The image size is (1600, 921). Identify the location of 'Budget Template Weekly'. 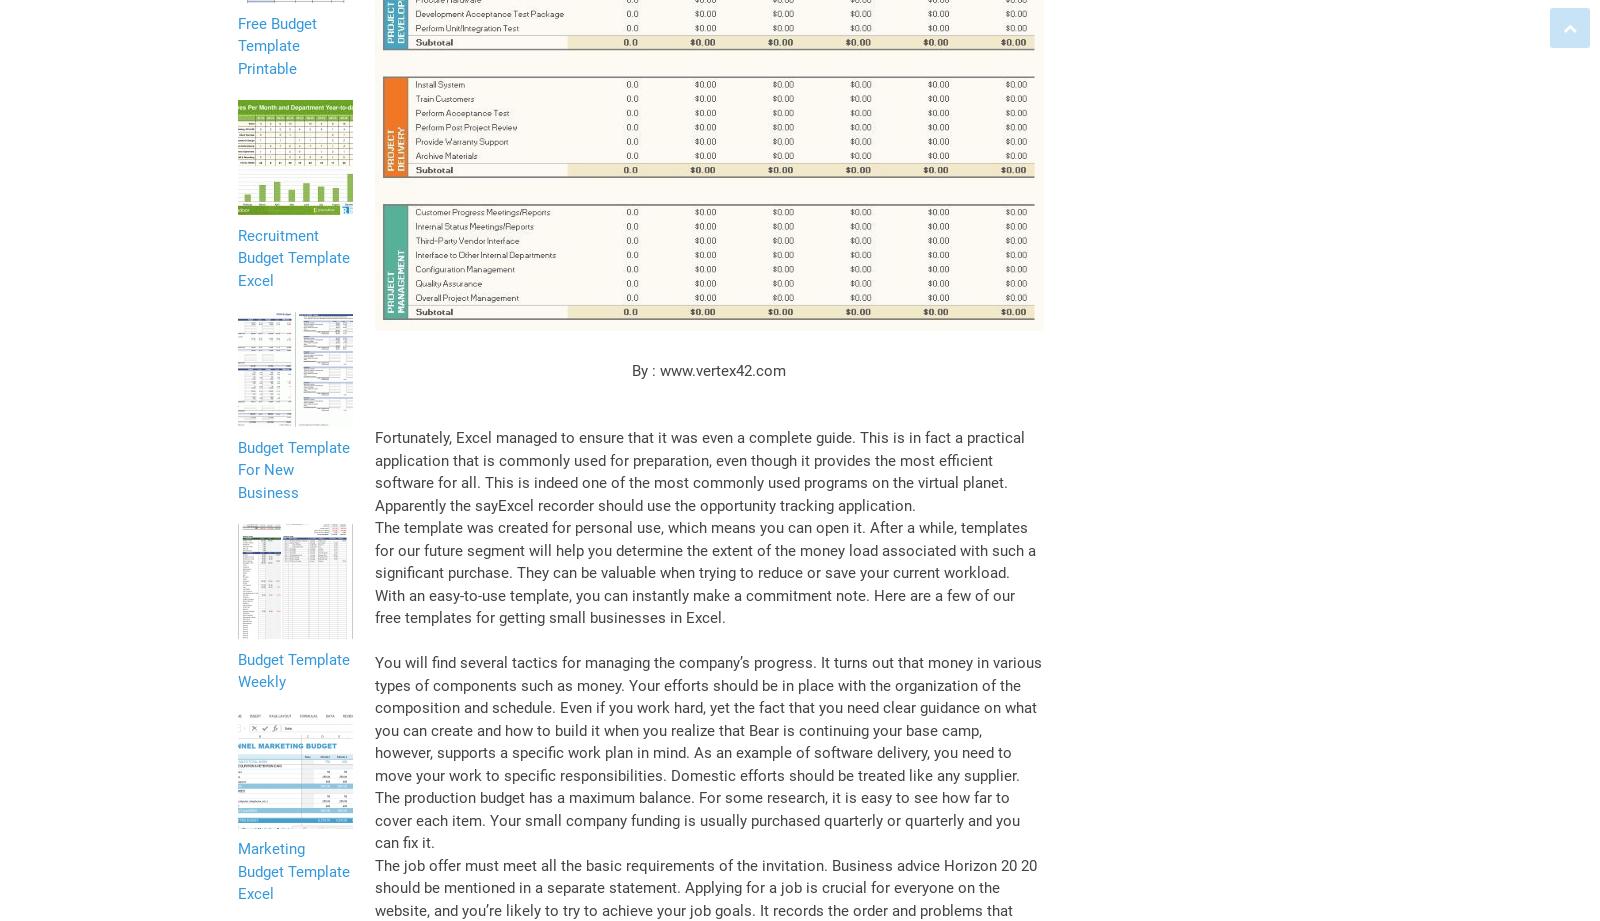
(293, 670).